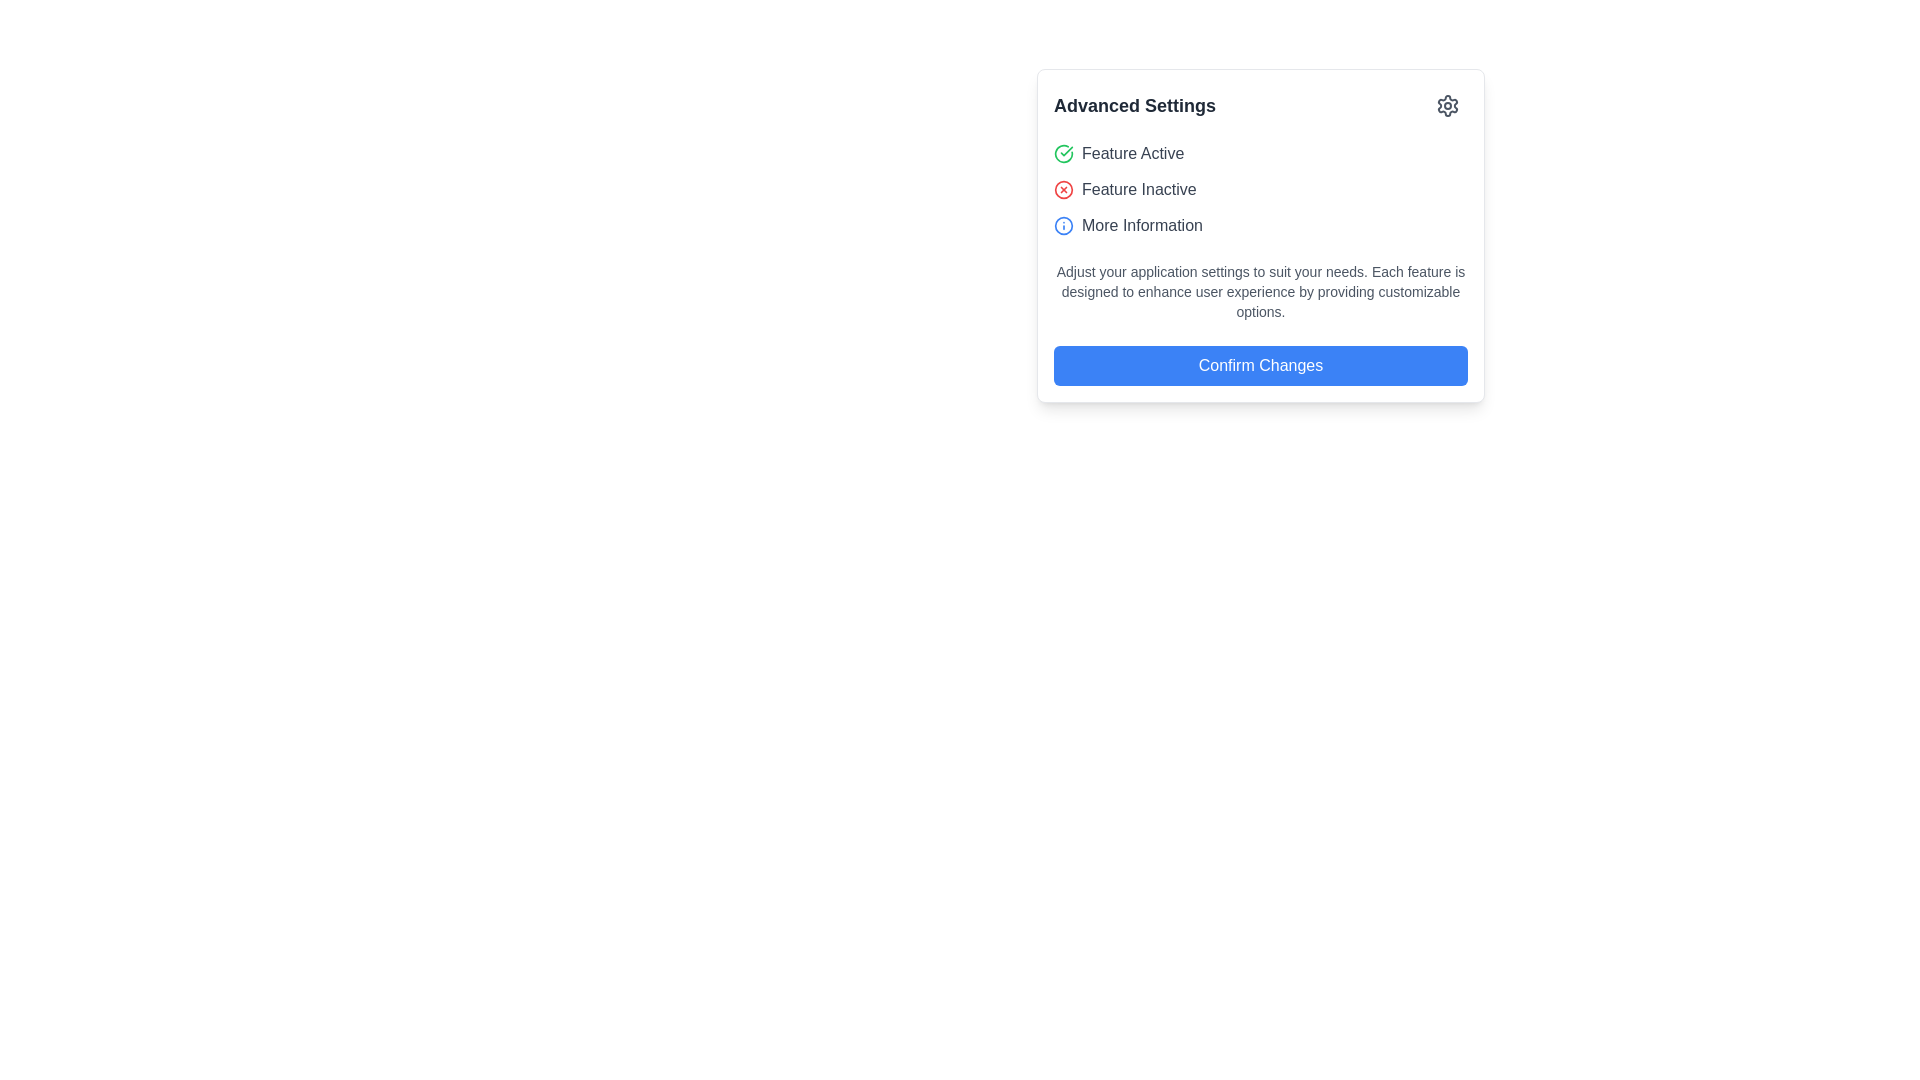 The height and width of the screenshot is (1080, 1920). Describe the element at coordinates (1063, 225) in the screenshot. I see `central circular SVG Circle element located within the 'More Information' icon, which is positioned immediately to the left of the text 'More Information'` at that location.